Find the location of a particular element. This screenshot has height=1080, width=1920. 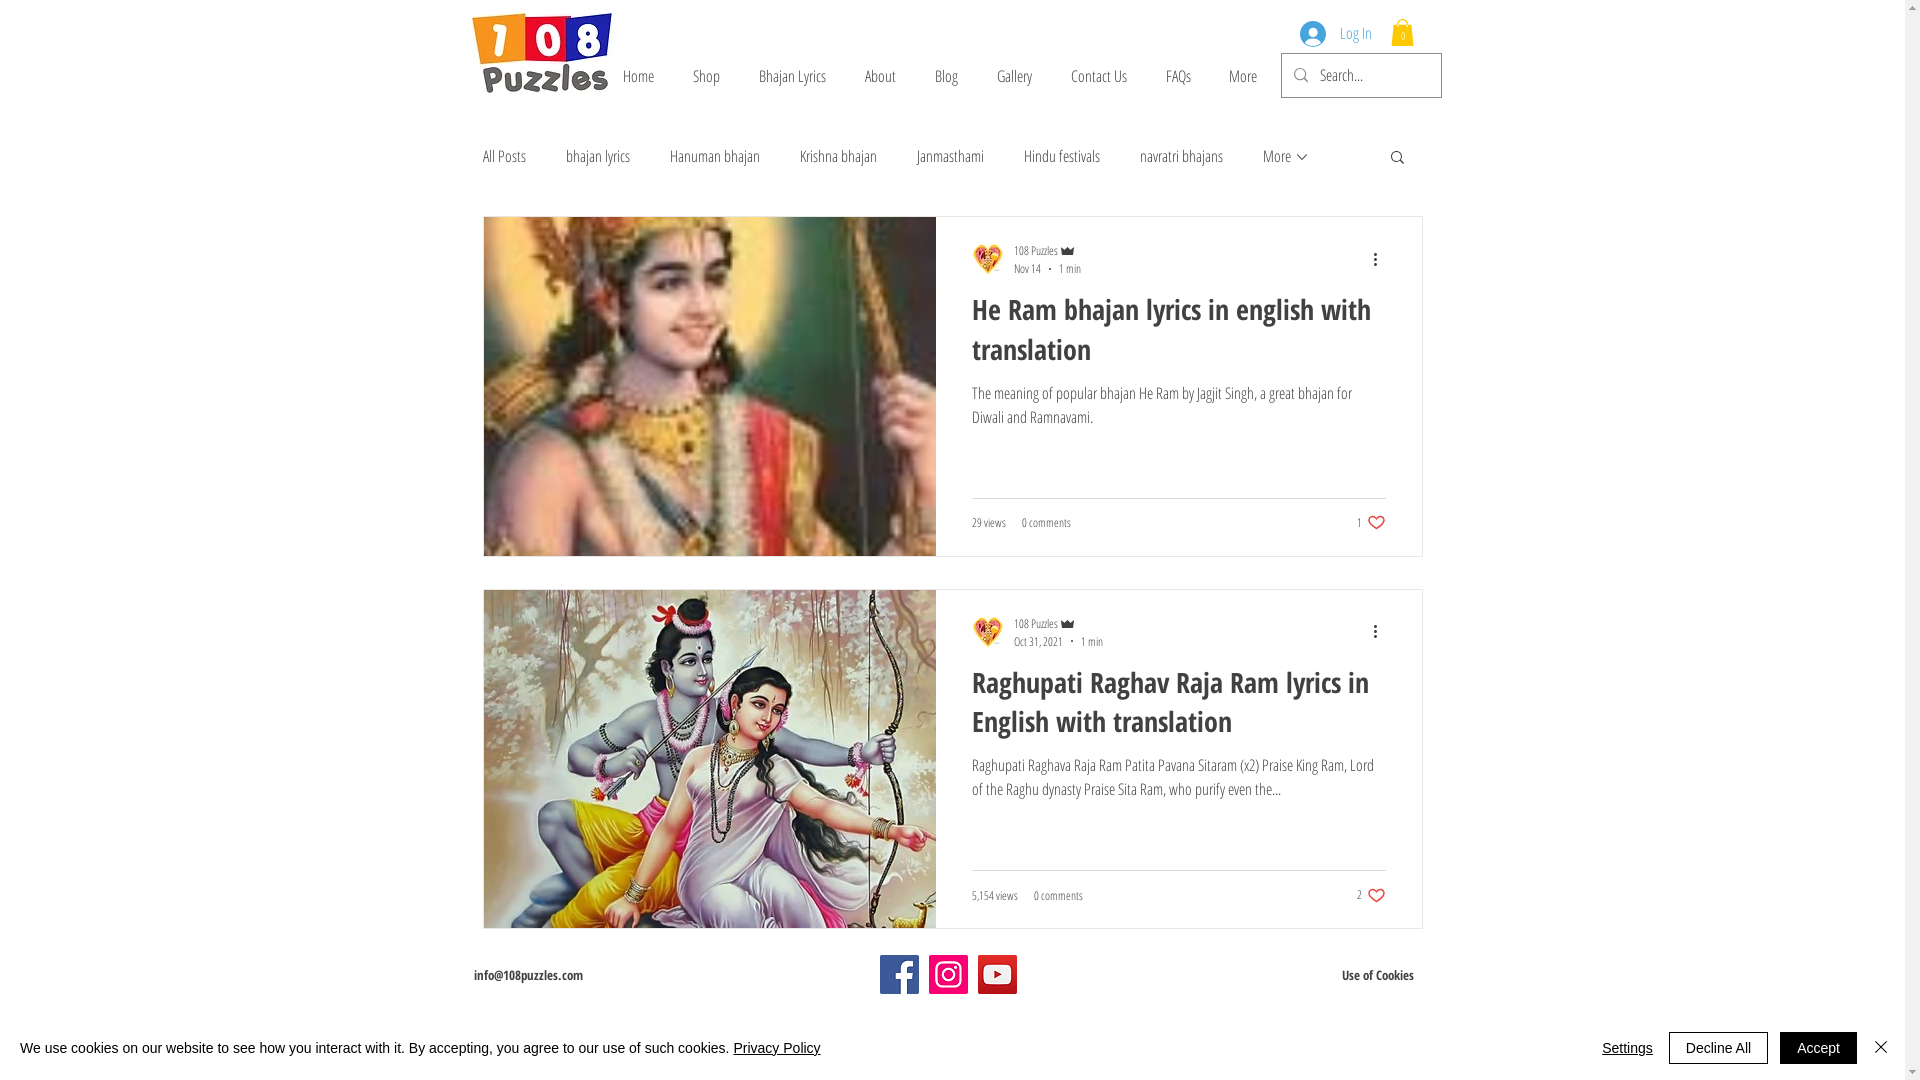

'Accept' is located at coordinates (1780, 1047).